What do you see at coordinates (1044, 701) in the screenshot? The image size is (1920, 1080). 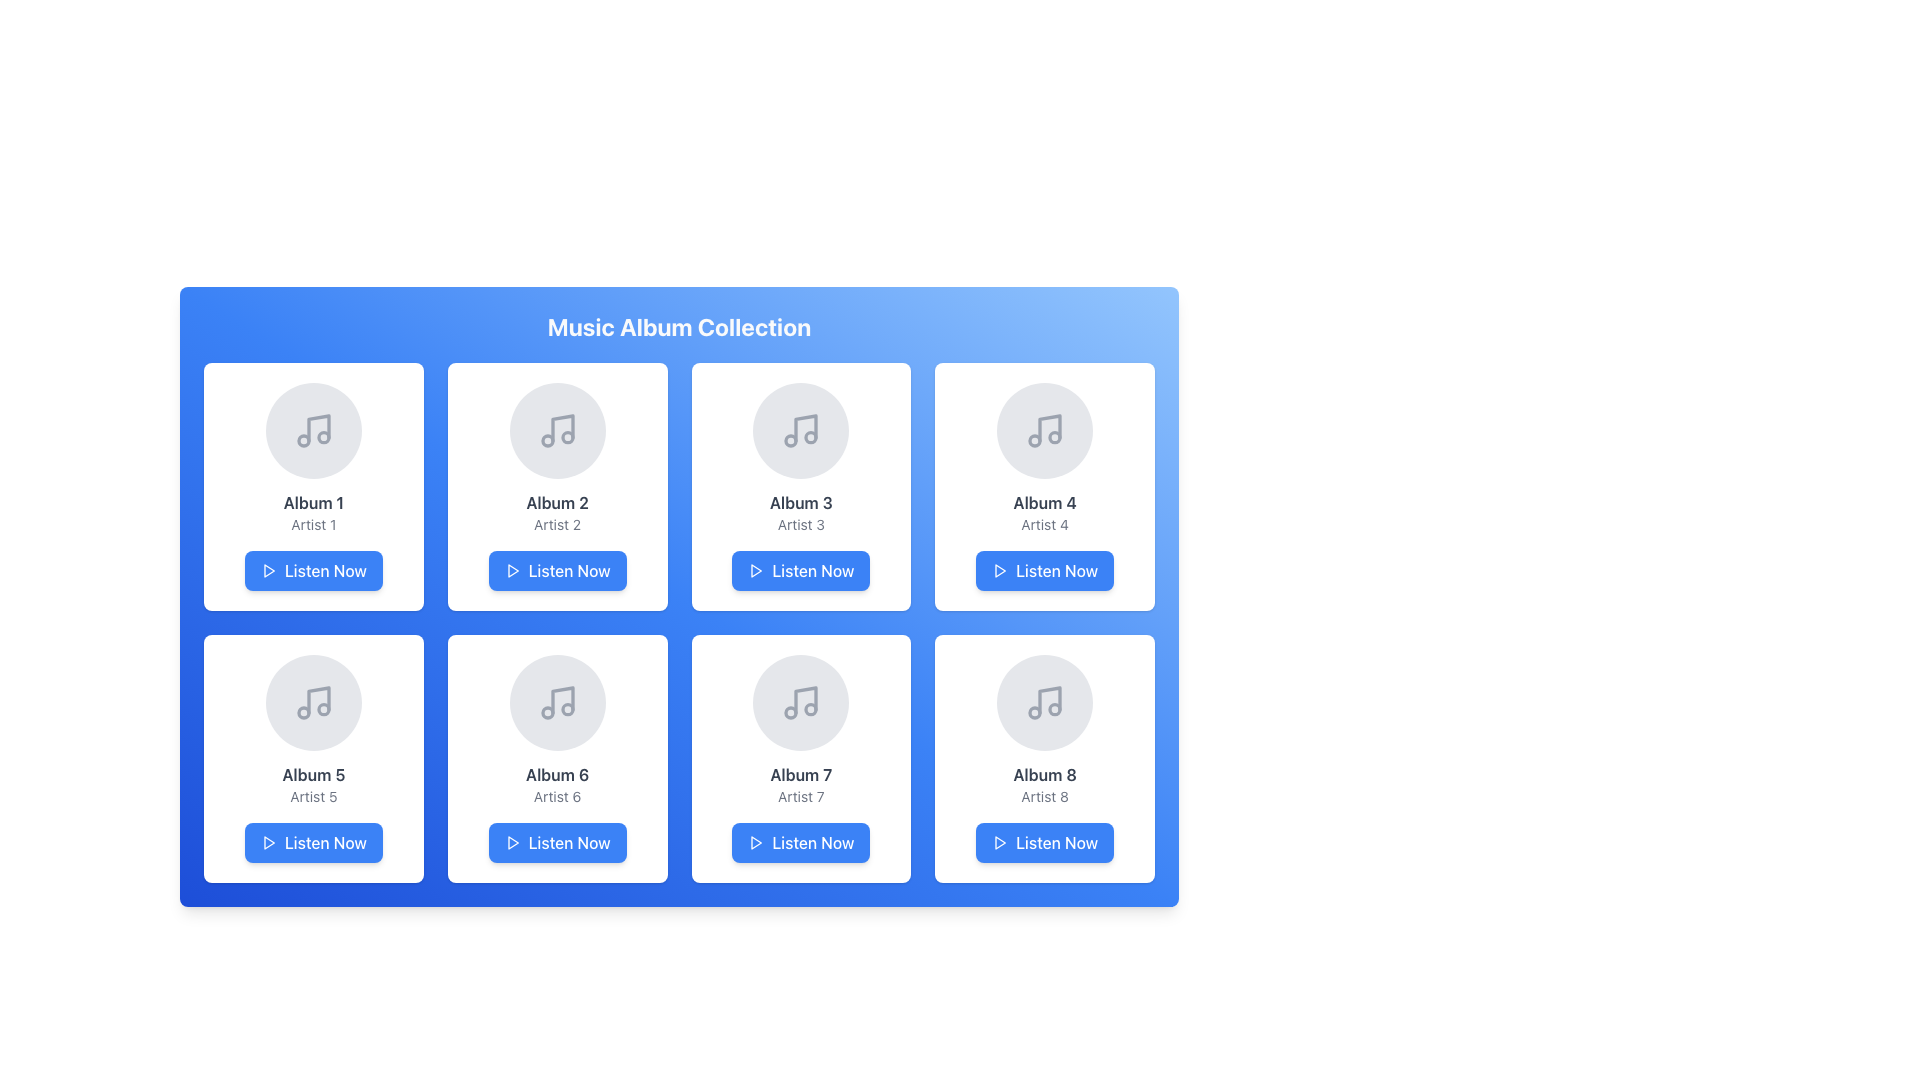 I see `the circular music note icon with a light gray background located at the top-center of the 'Album 8' card by 'Artist 8'` at bounding box center [1044, 701].